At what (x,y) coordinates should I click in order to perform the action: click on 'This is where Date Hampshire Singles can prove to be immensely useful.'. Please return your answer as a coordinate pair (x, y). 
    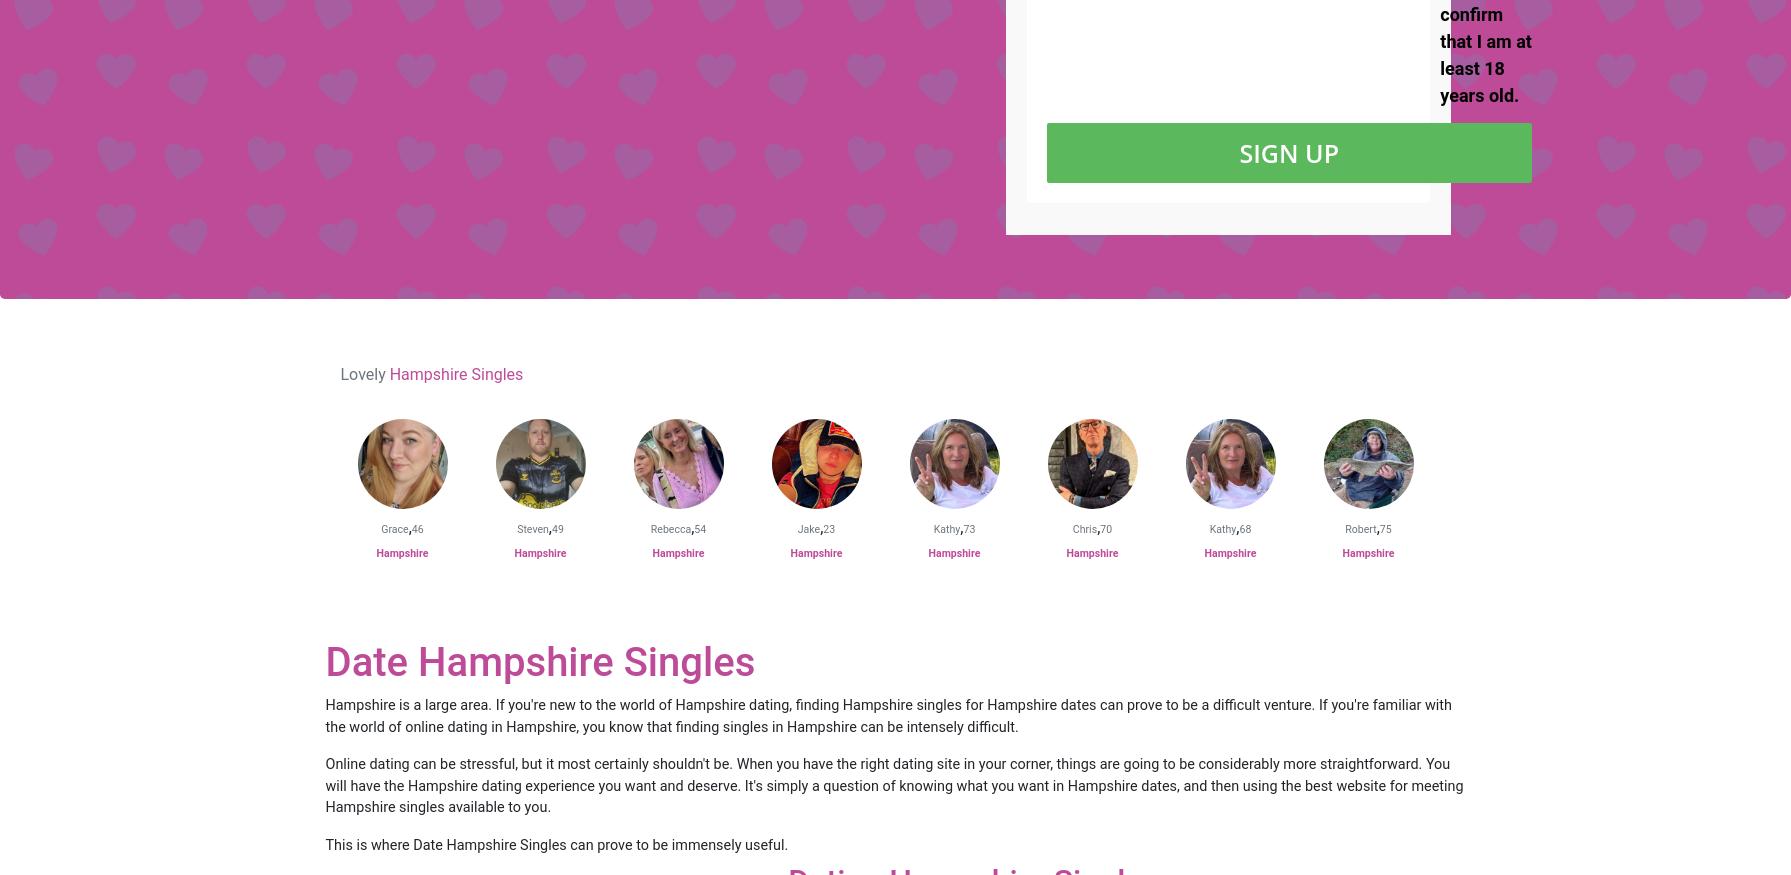
    Looking at the image, I should click on (556, 844).